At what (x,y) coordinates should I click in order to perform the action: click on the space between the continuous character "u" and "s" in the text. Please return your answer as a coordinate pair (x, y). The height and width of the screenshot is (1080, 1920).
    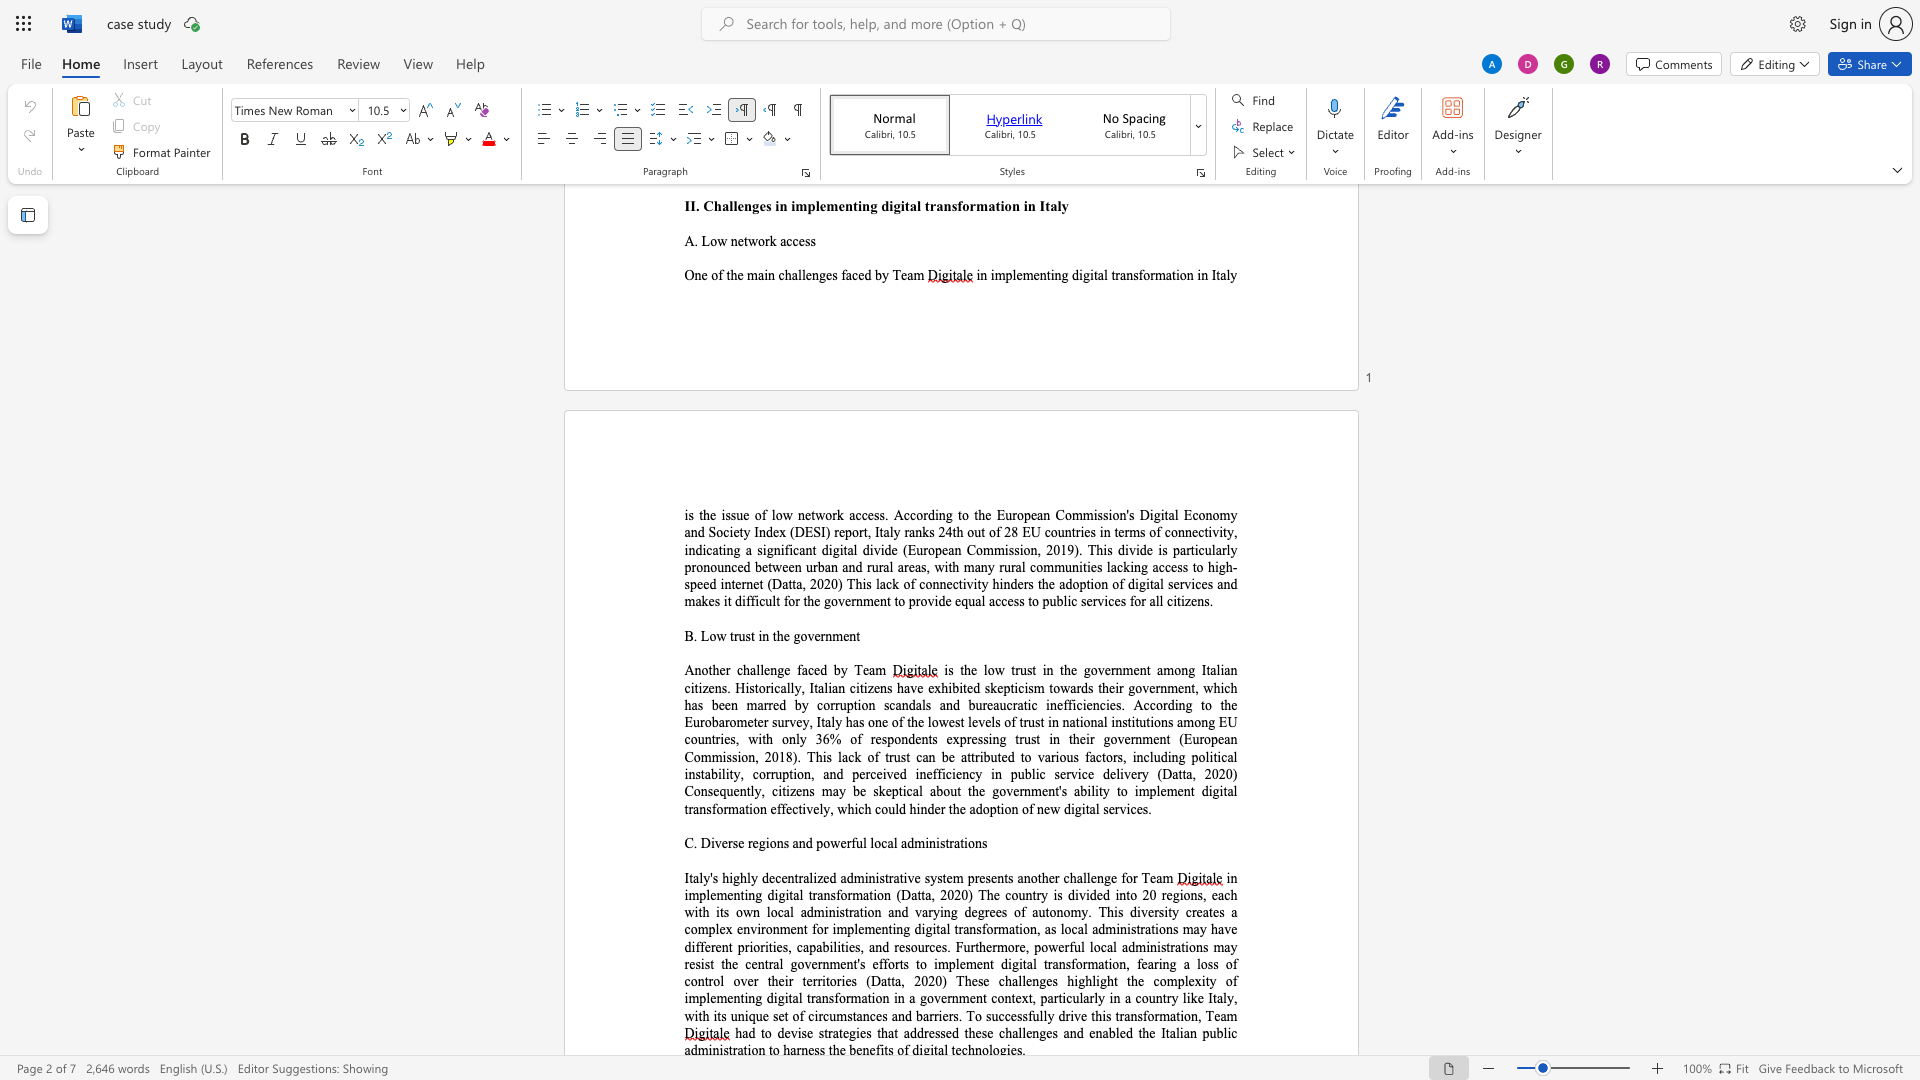
    Looking at the image, I should click on (1072, 757).